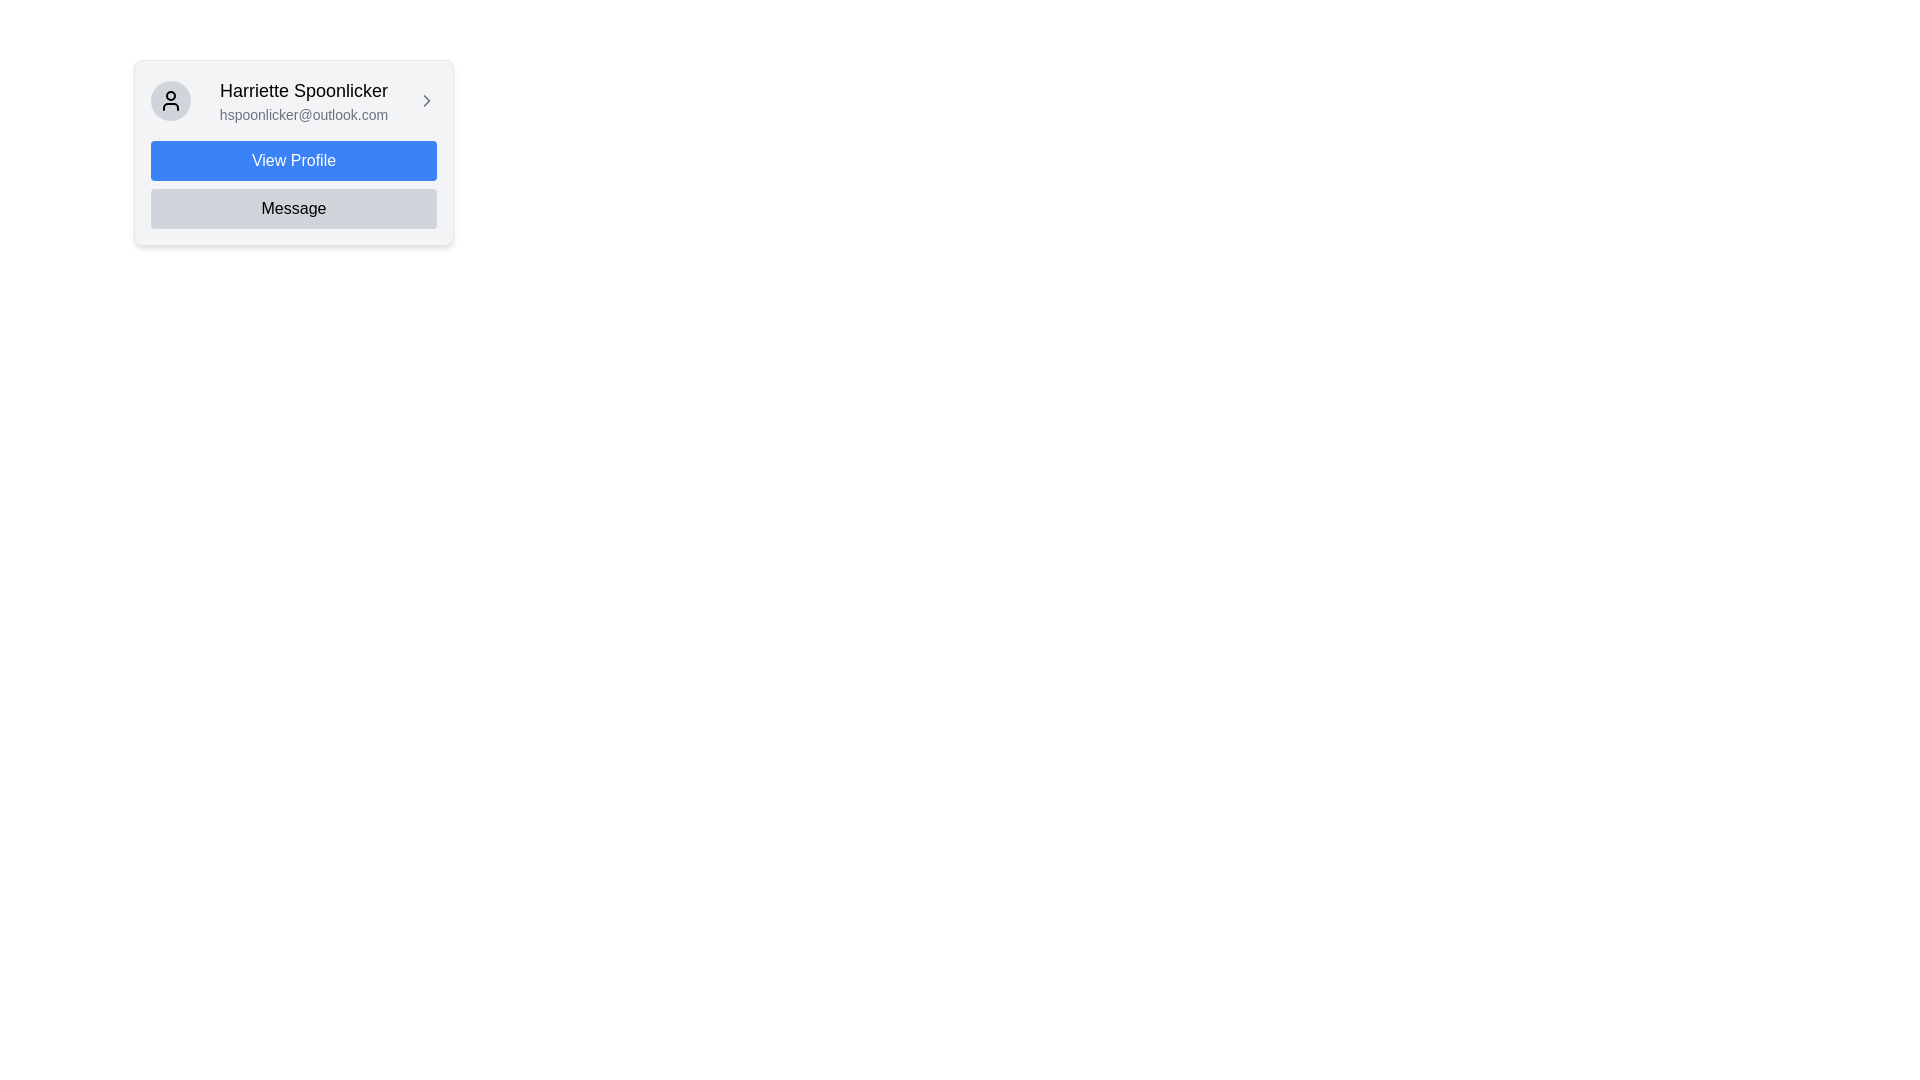 This screenshot has height=1080, width=1920. I want to click on the Profile Information Section at the upper part of the card, so click(292, 100).